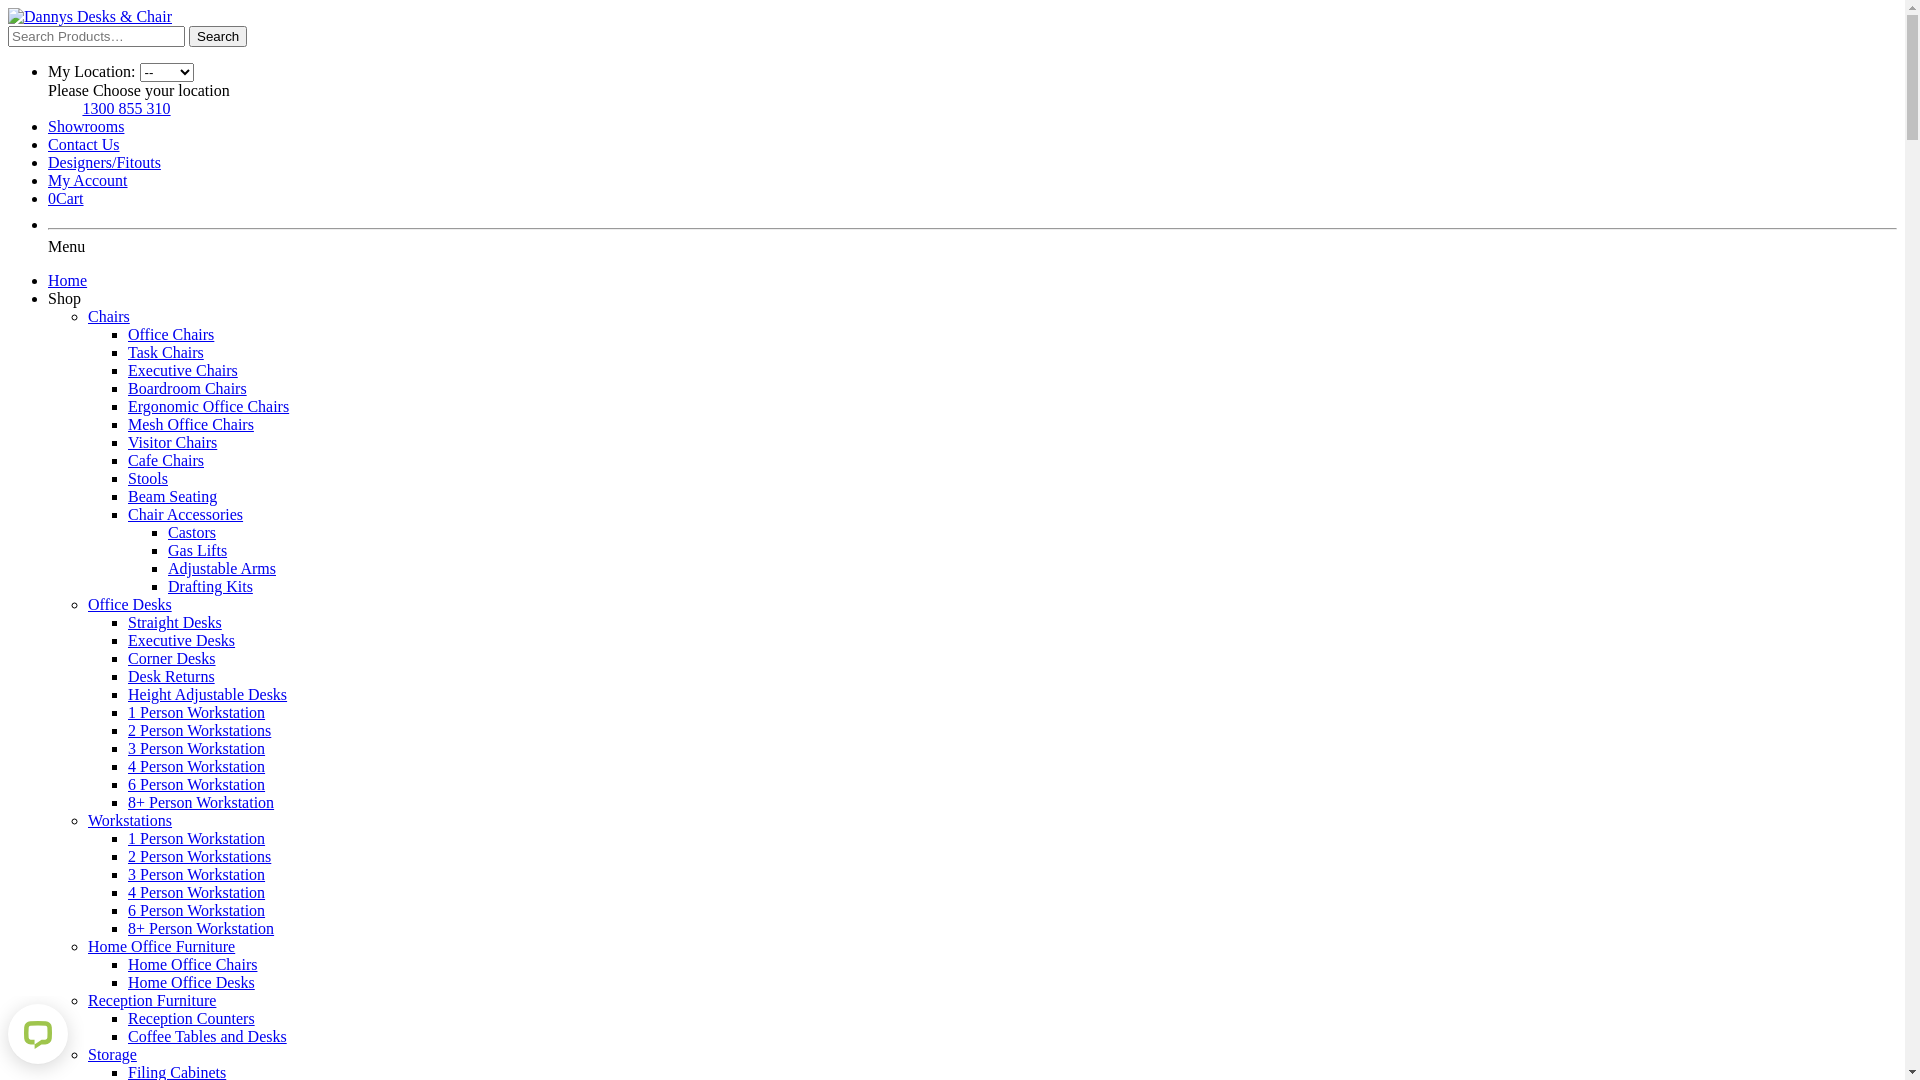  I want to click on 'Height Adjustable Desks', so click(207, 693).